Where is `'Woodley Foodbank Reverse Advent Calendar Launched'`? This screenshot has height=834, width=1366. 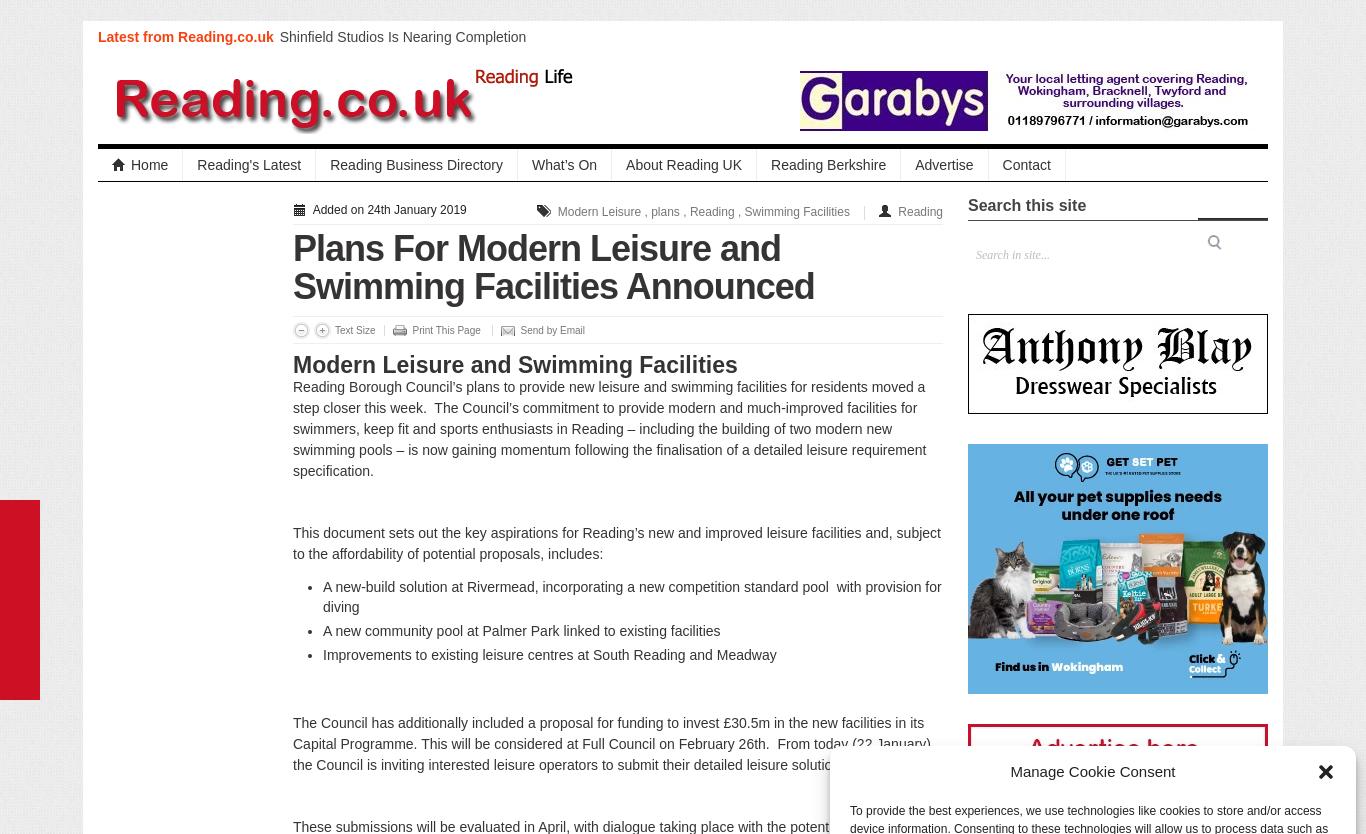
'Woodley Foodbank Reverse Advent Calendar Launched' is located at coordinates (420, 246).